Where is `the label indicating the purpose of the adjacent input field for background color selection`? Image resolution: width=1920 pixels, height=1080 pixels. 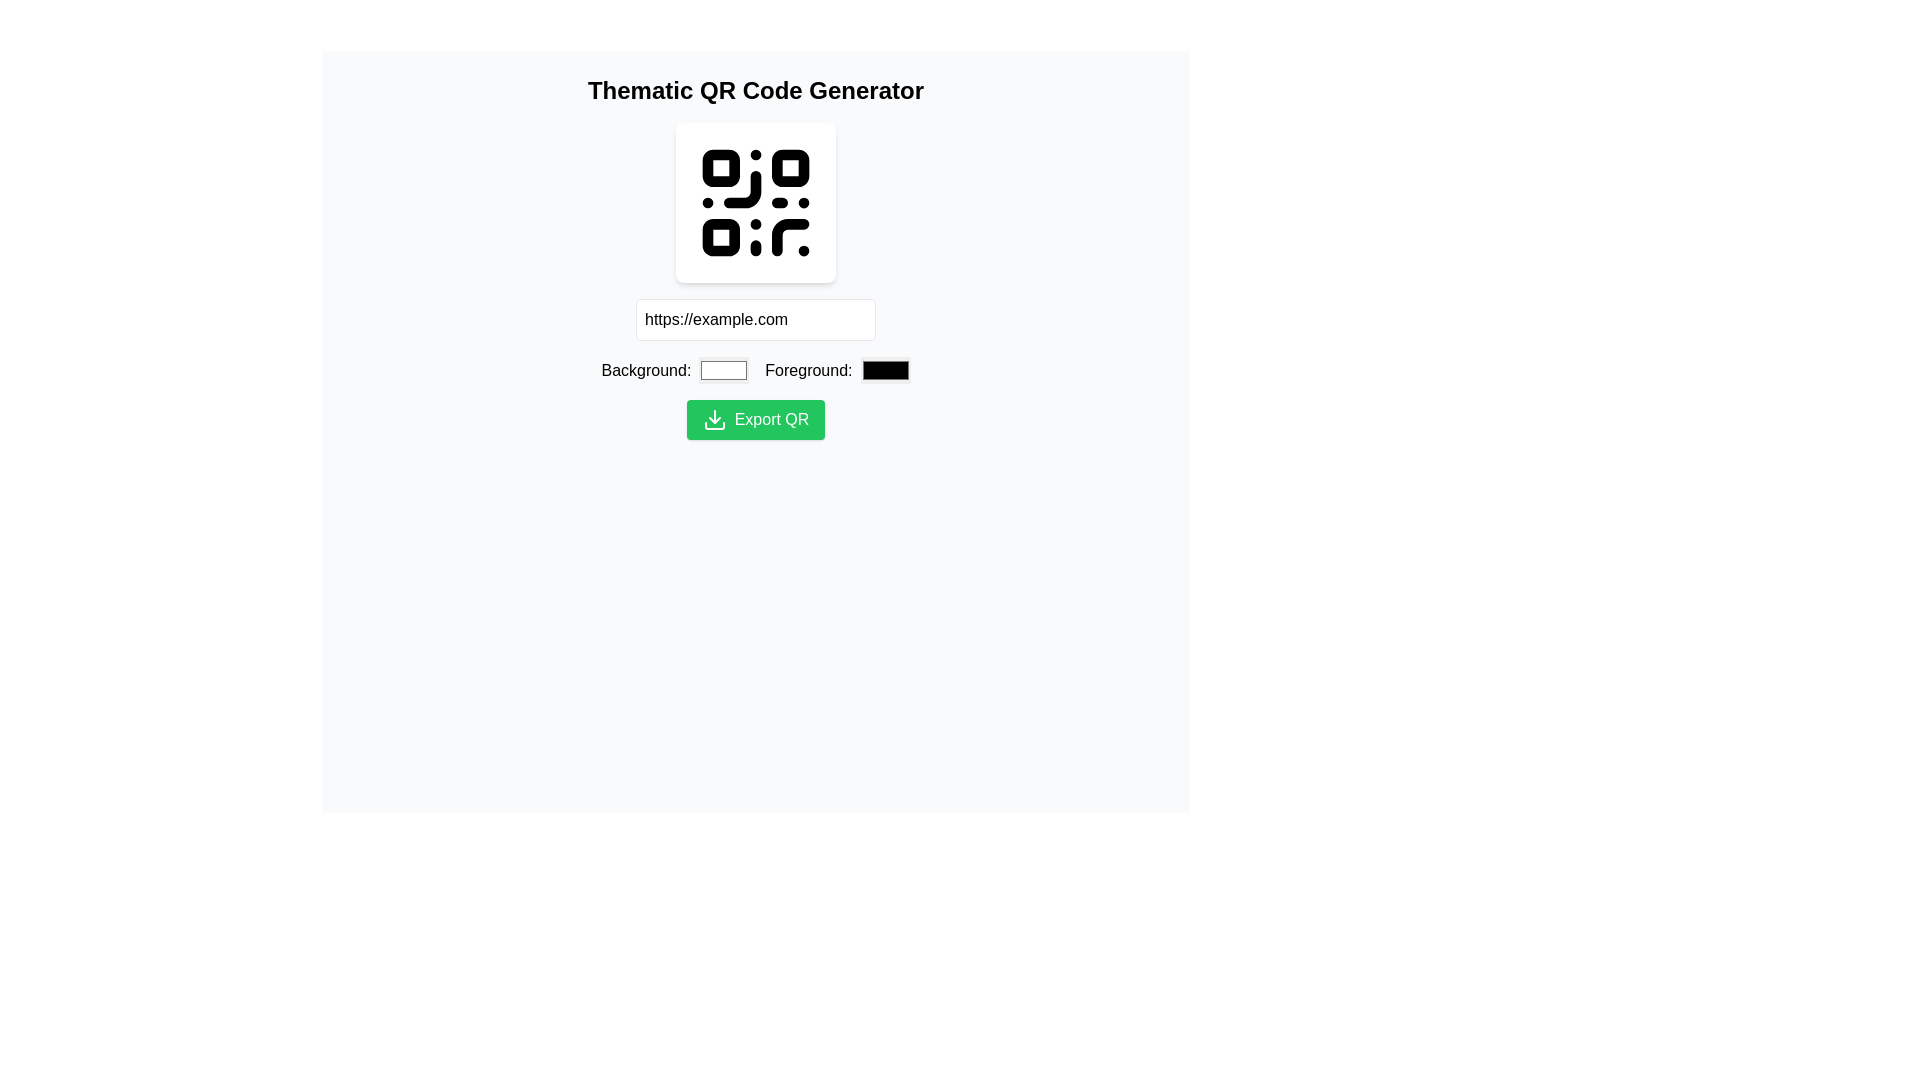 the label indicating the purpose of the adjacent input field for background color selection is located at coordinates (646, 370).